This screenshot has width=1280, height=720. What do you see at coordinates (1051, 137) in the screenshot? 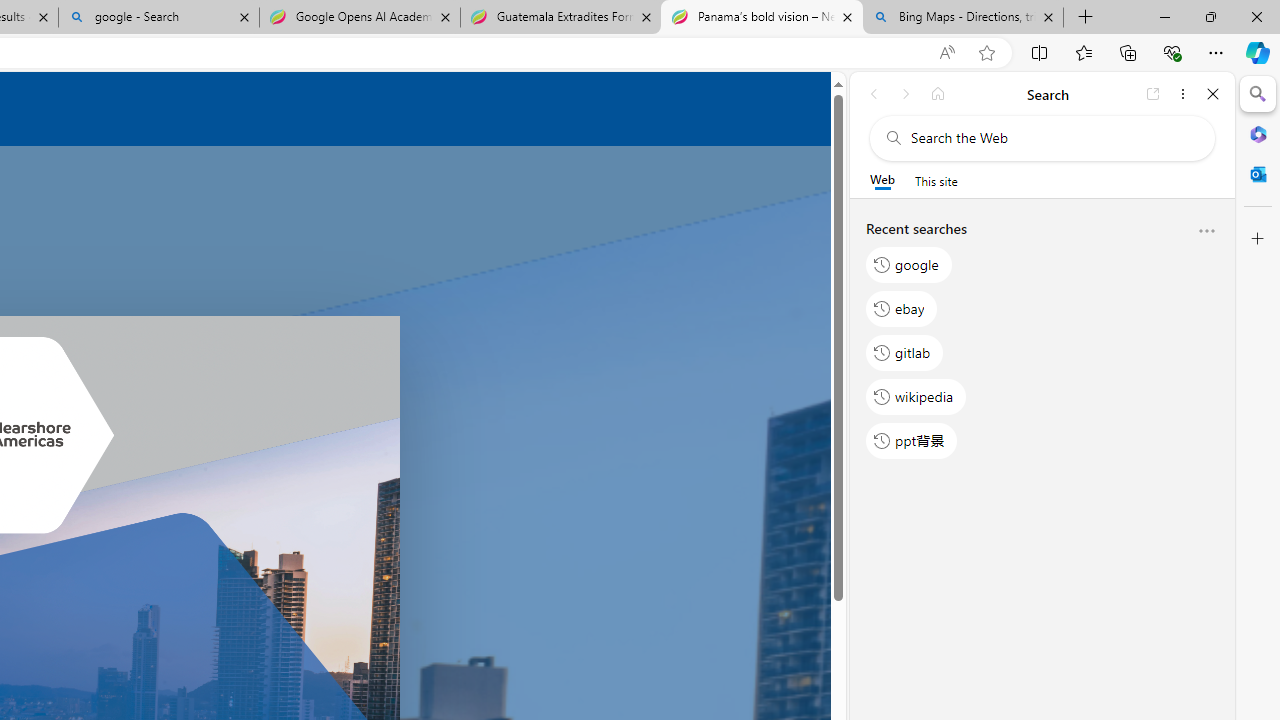
I see `'Search the web'` at bounding box center [1051, 137].